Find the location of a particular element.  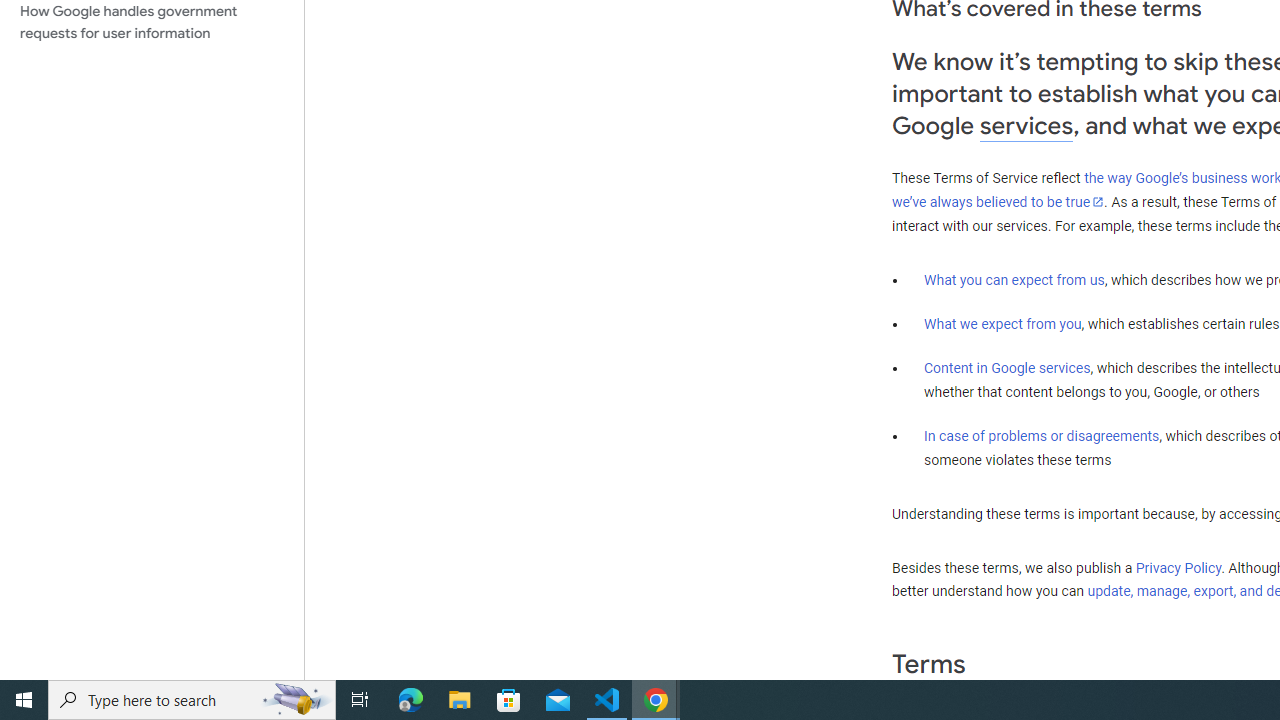

'services' is located at coordinates (1026, 125).